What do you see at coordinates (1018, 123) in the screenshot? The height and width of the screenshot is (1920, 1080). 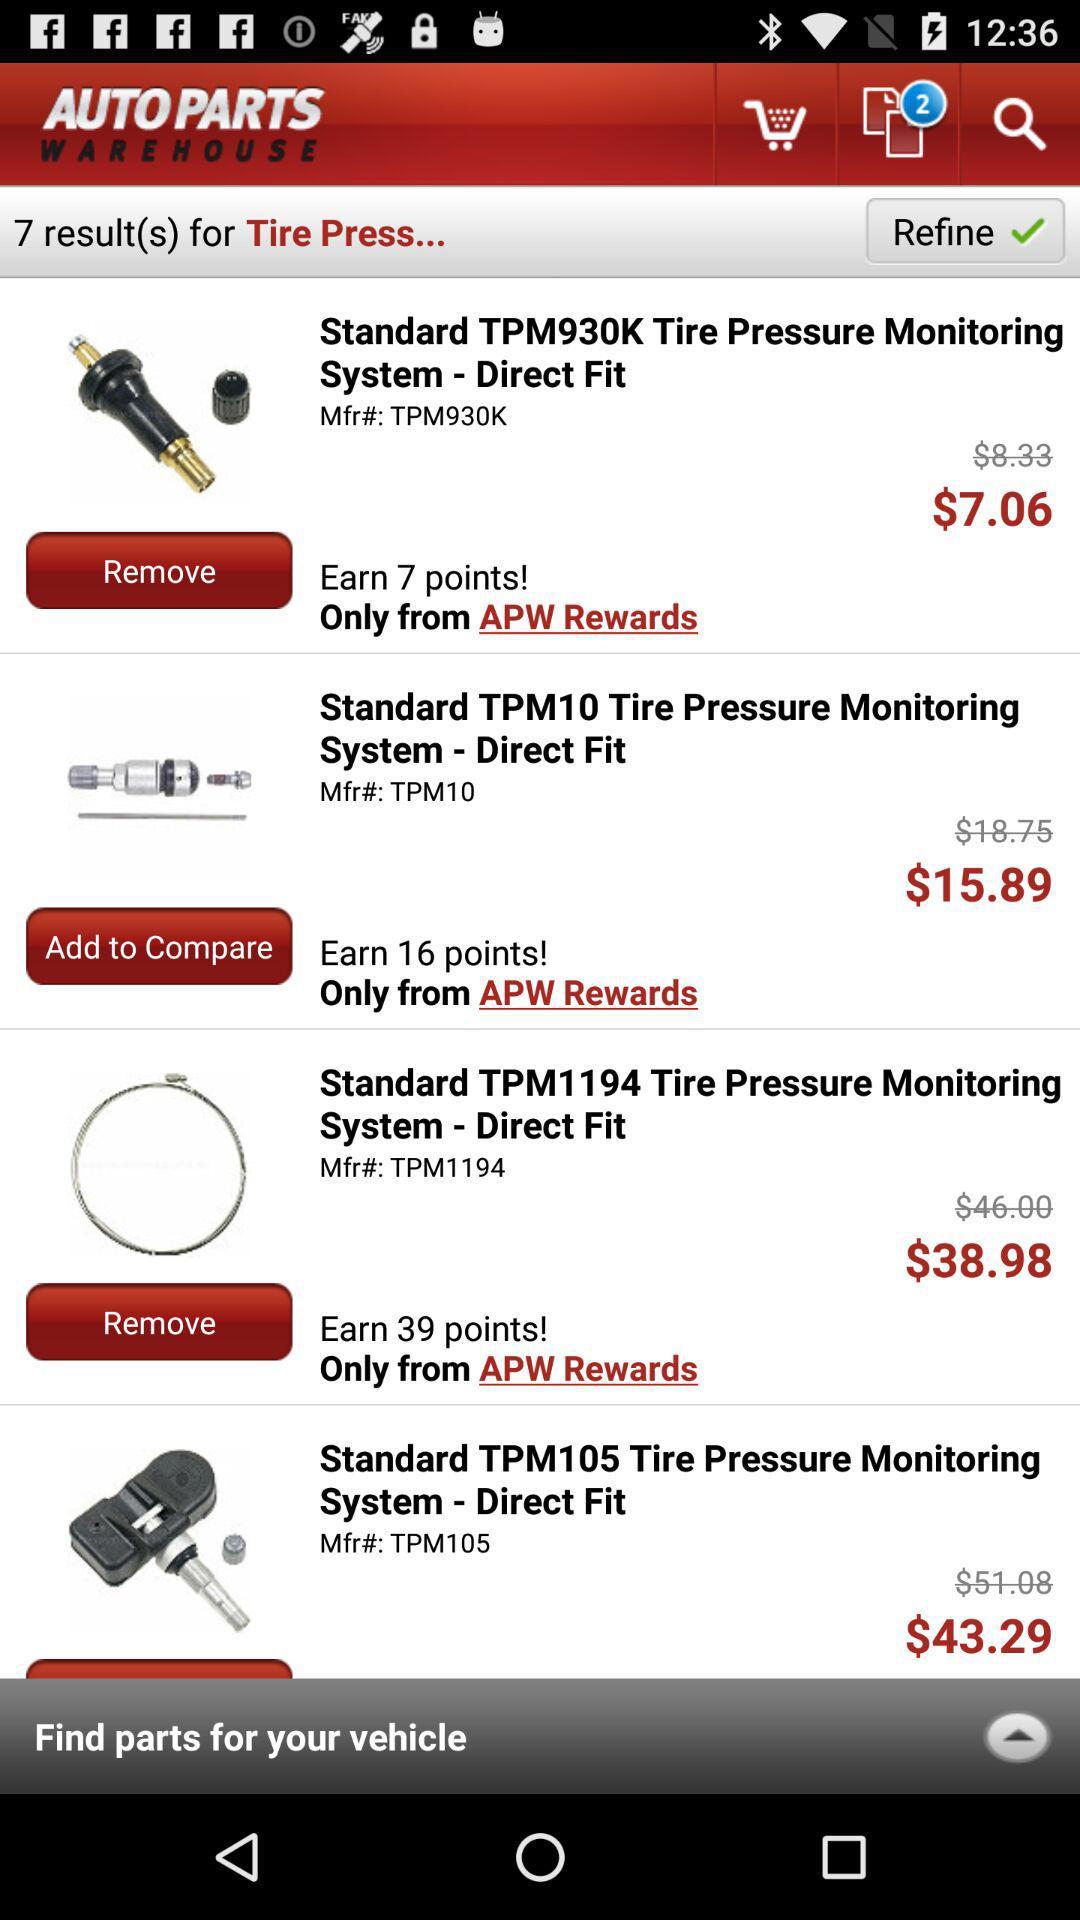 I see `search button` at bounding box center [1018, 123].